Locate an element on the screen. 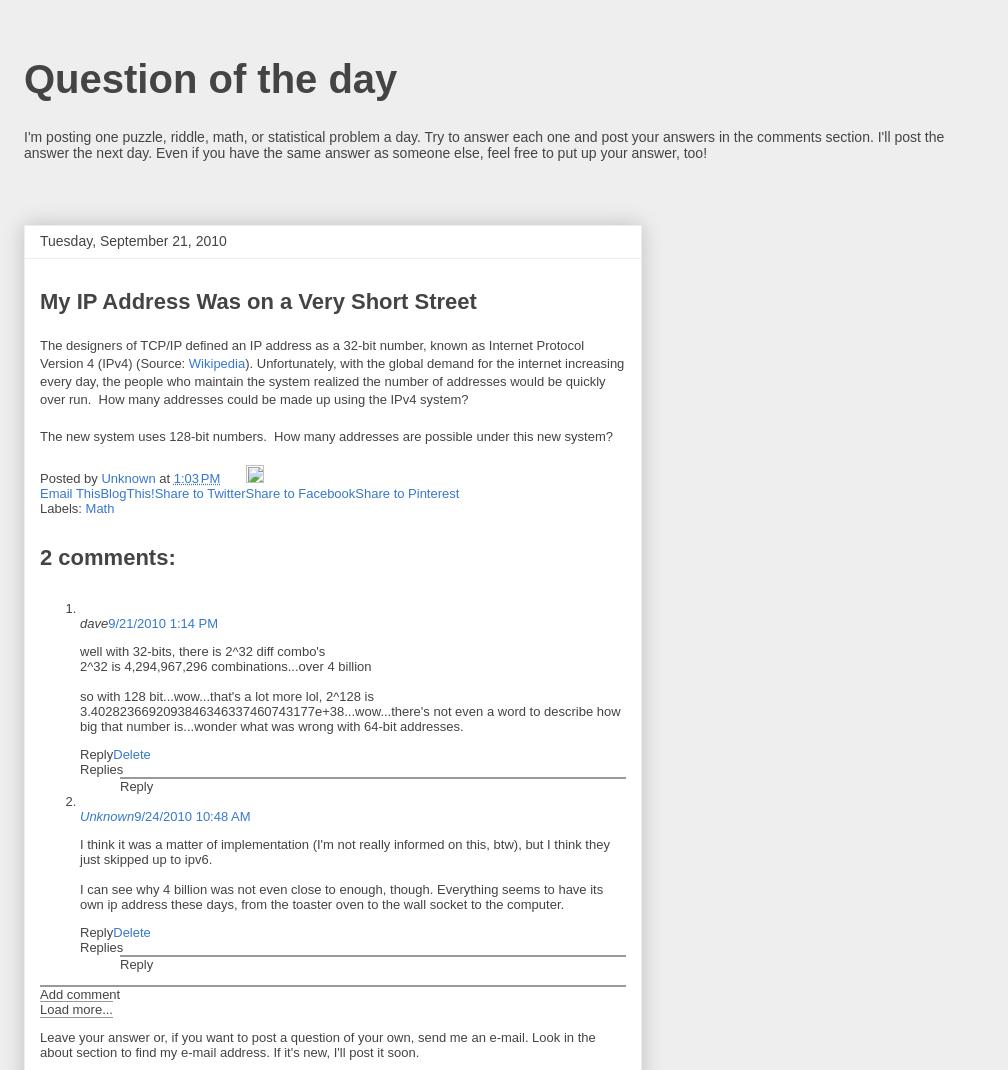  'Labels:' is located at coordinates (62, 508).